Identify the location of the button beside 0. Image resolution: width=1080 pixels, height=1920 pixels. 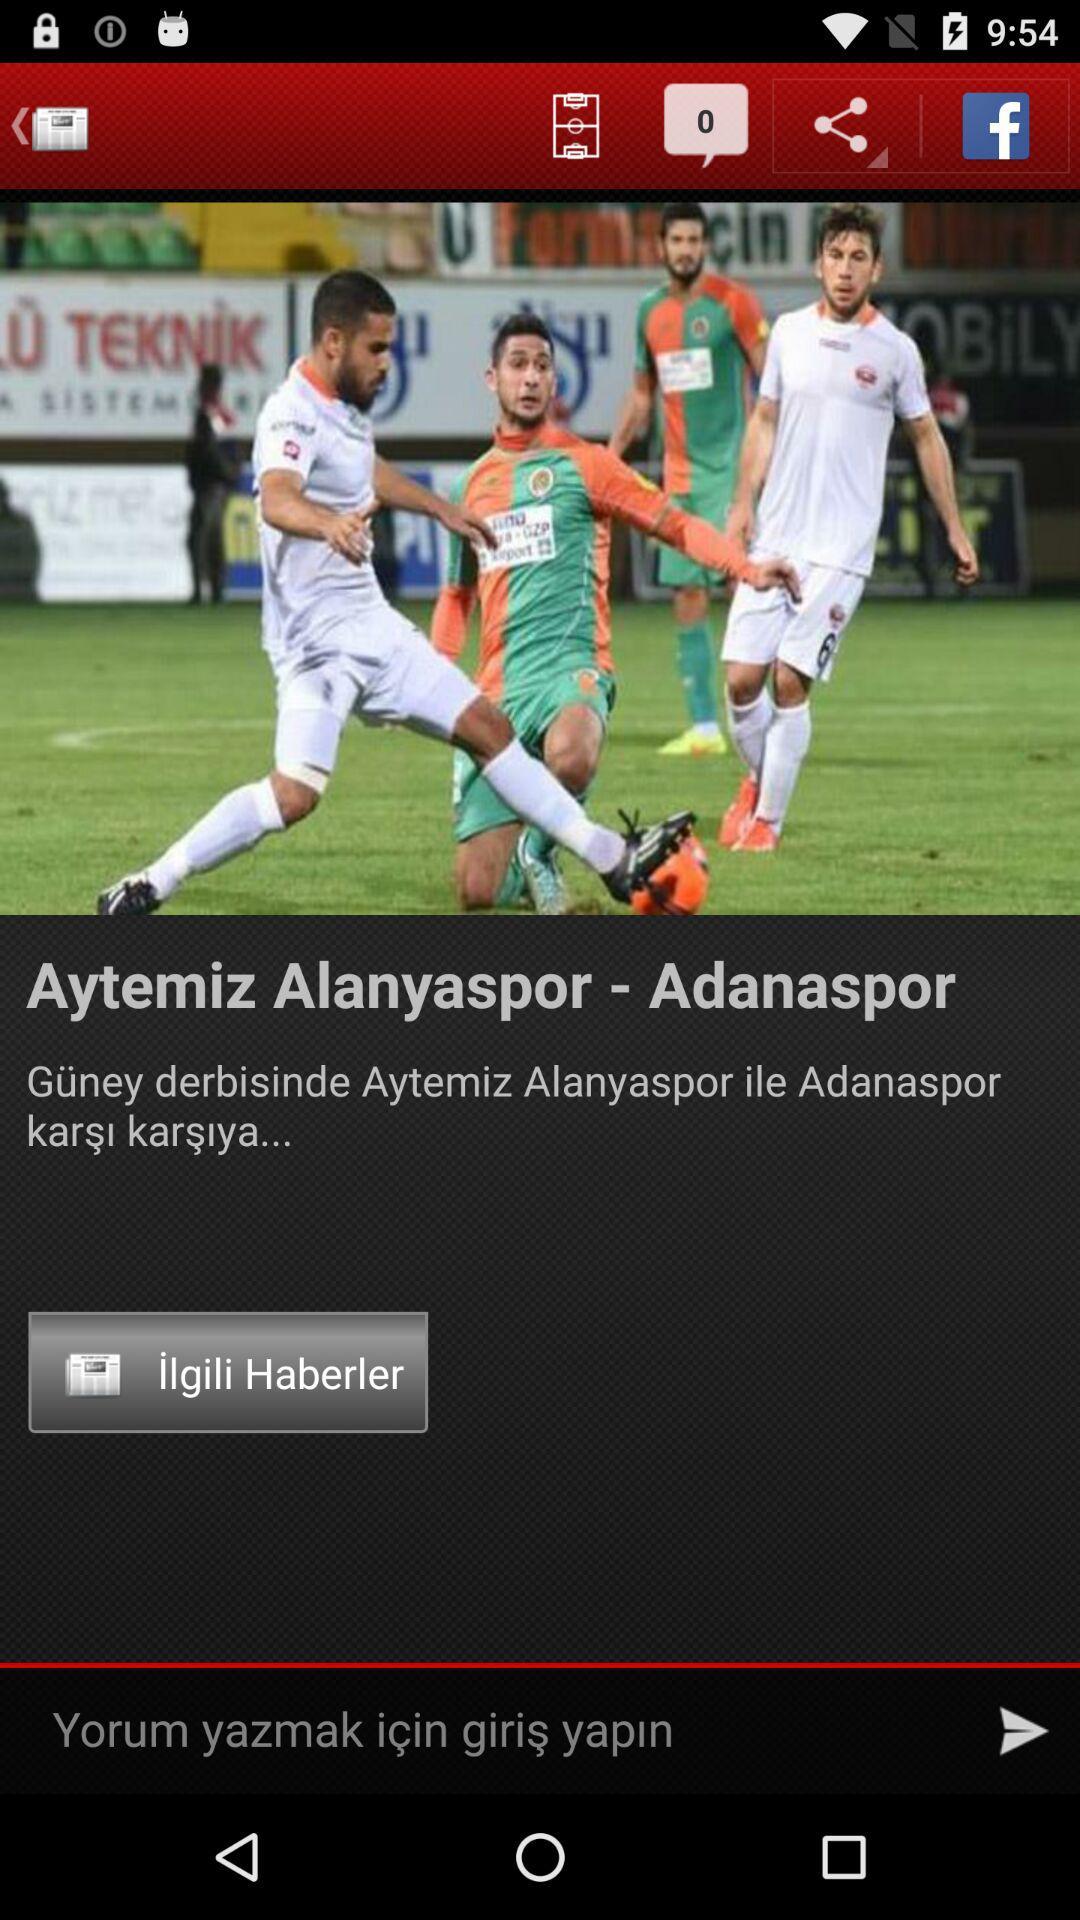
(576, 124).